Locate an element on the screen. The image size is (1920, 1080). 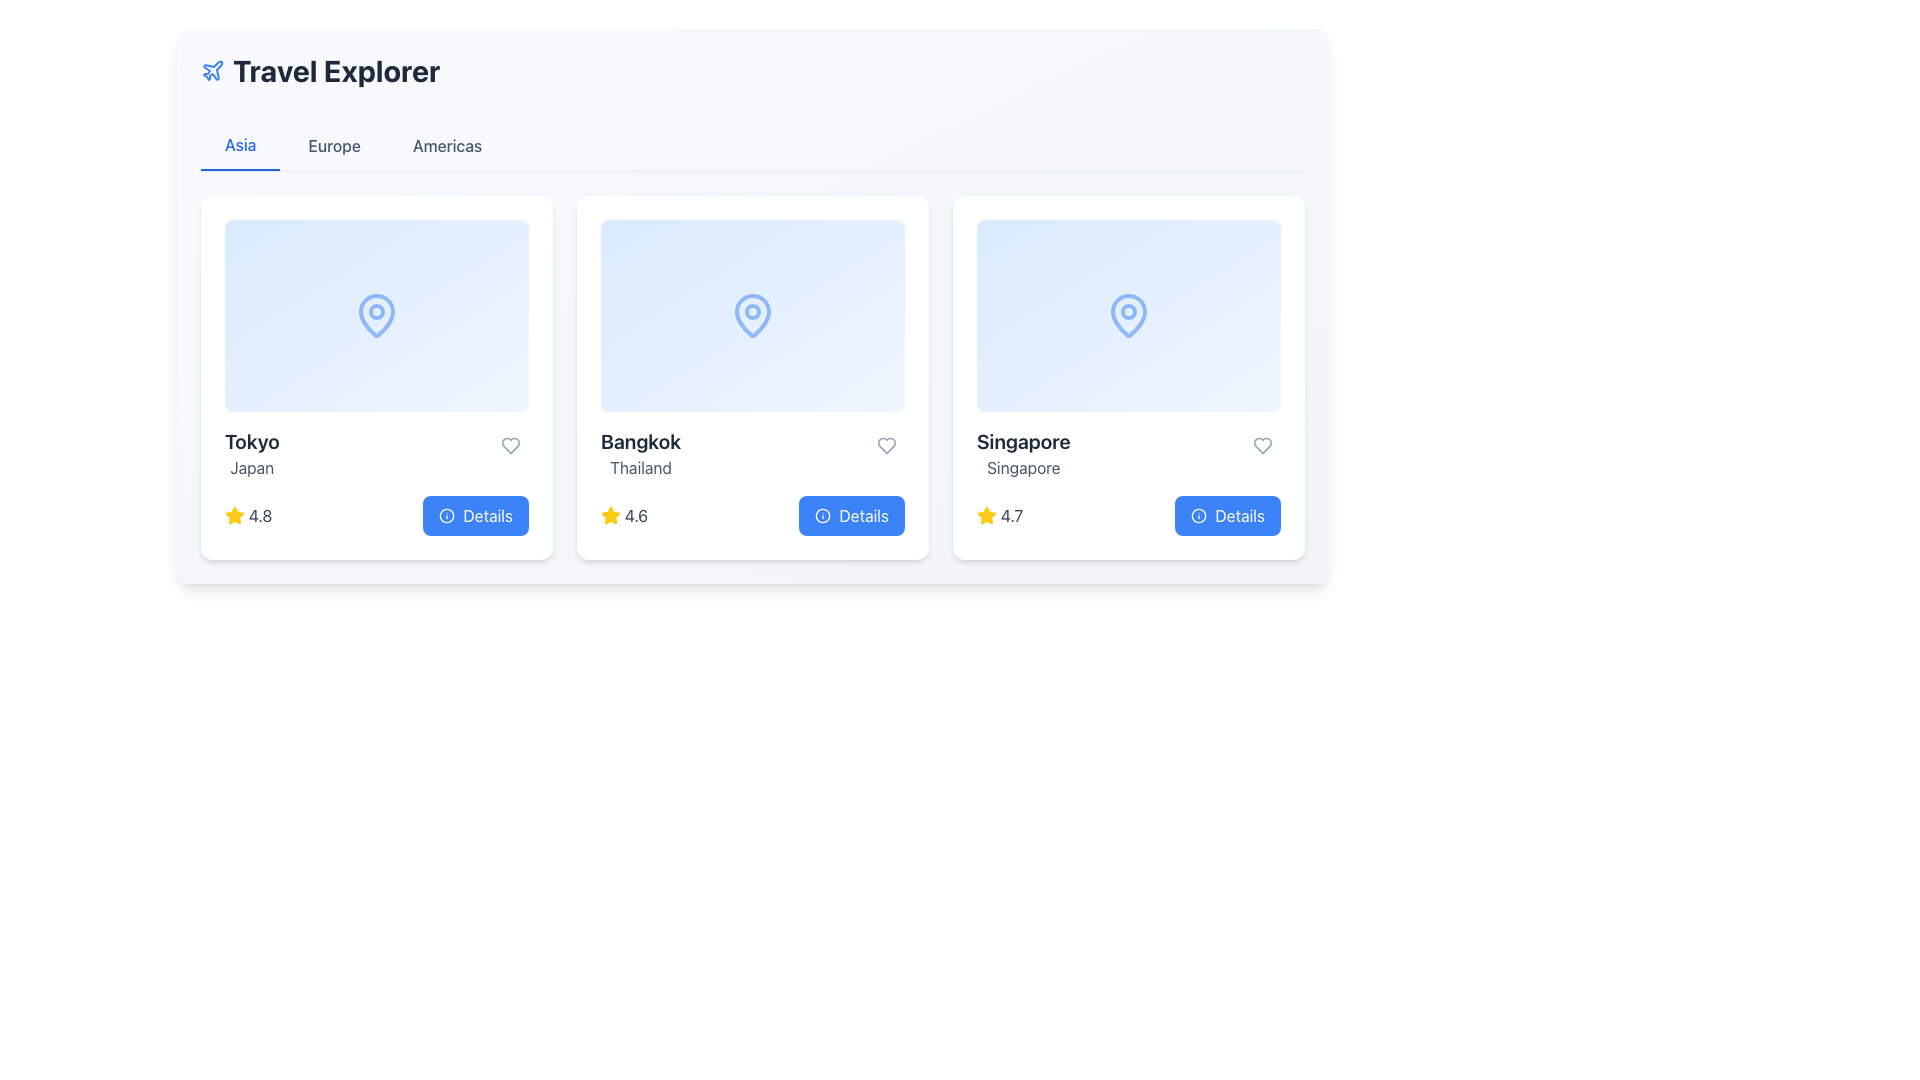
the location pin icon with a light blue stroke on the blue rectangular background, located in the rightmost card labeled 'Singapore' is located at coordinates (1128, 315).